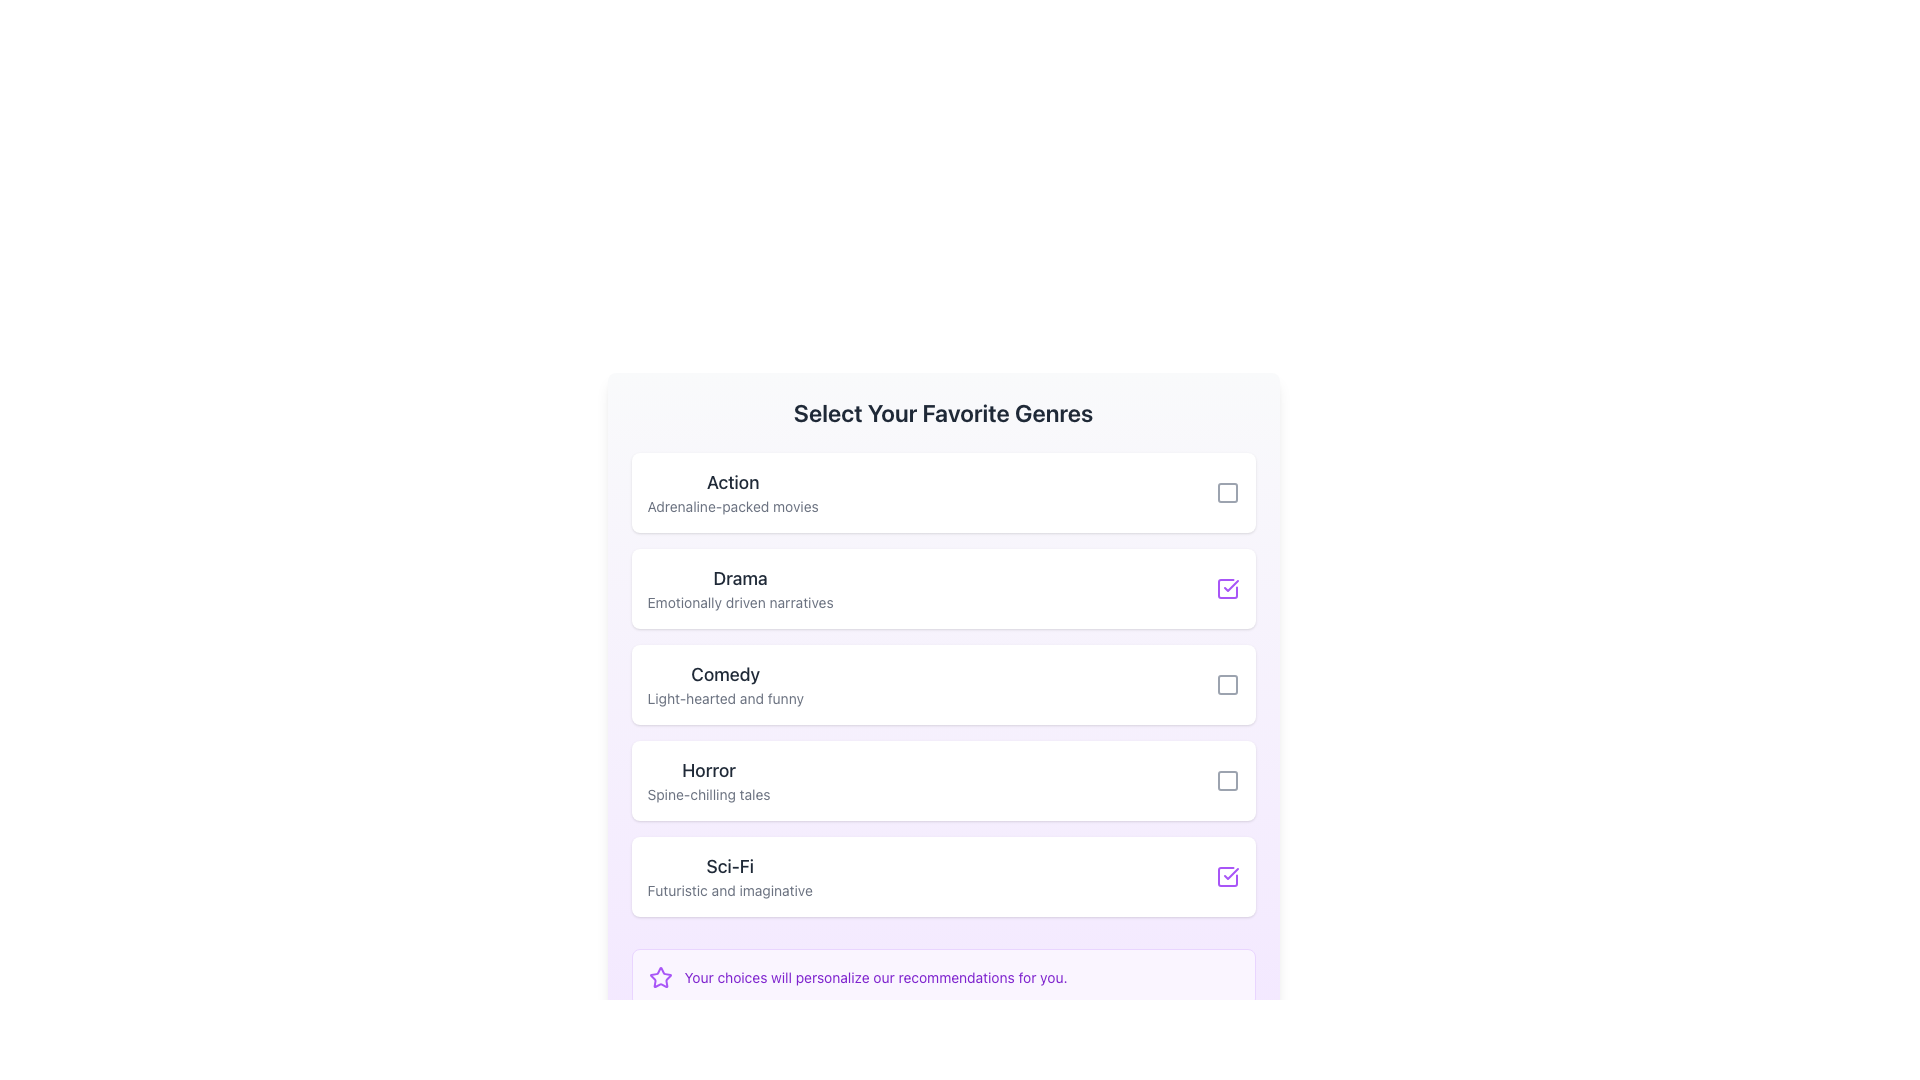  What do you see at coordinates (1226, 588) in the screenshot?
I see `the checkbox for the genre 'Drama', which allows the user to select or deselect this category in the vertical list of genres` at bounding box center [1226, 588].